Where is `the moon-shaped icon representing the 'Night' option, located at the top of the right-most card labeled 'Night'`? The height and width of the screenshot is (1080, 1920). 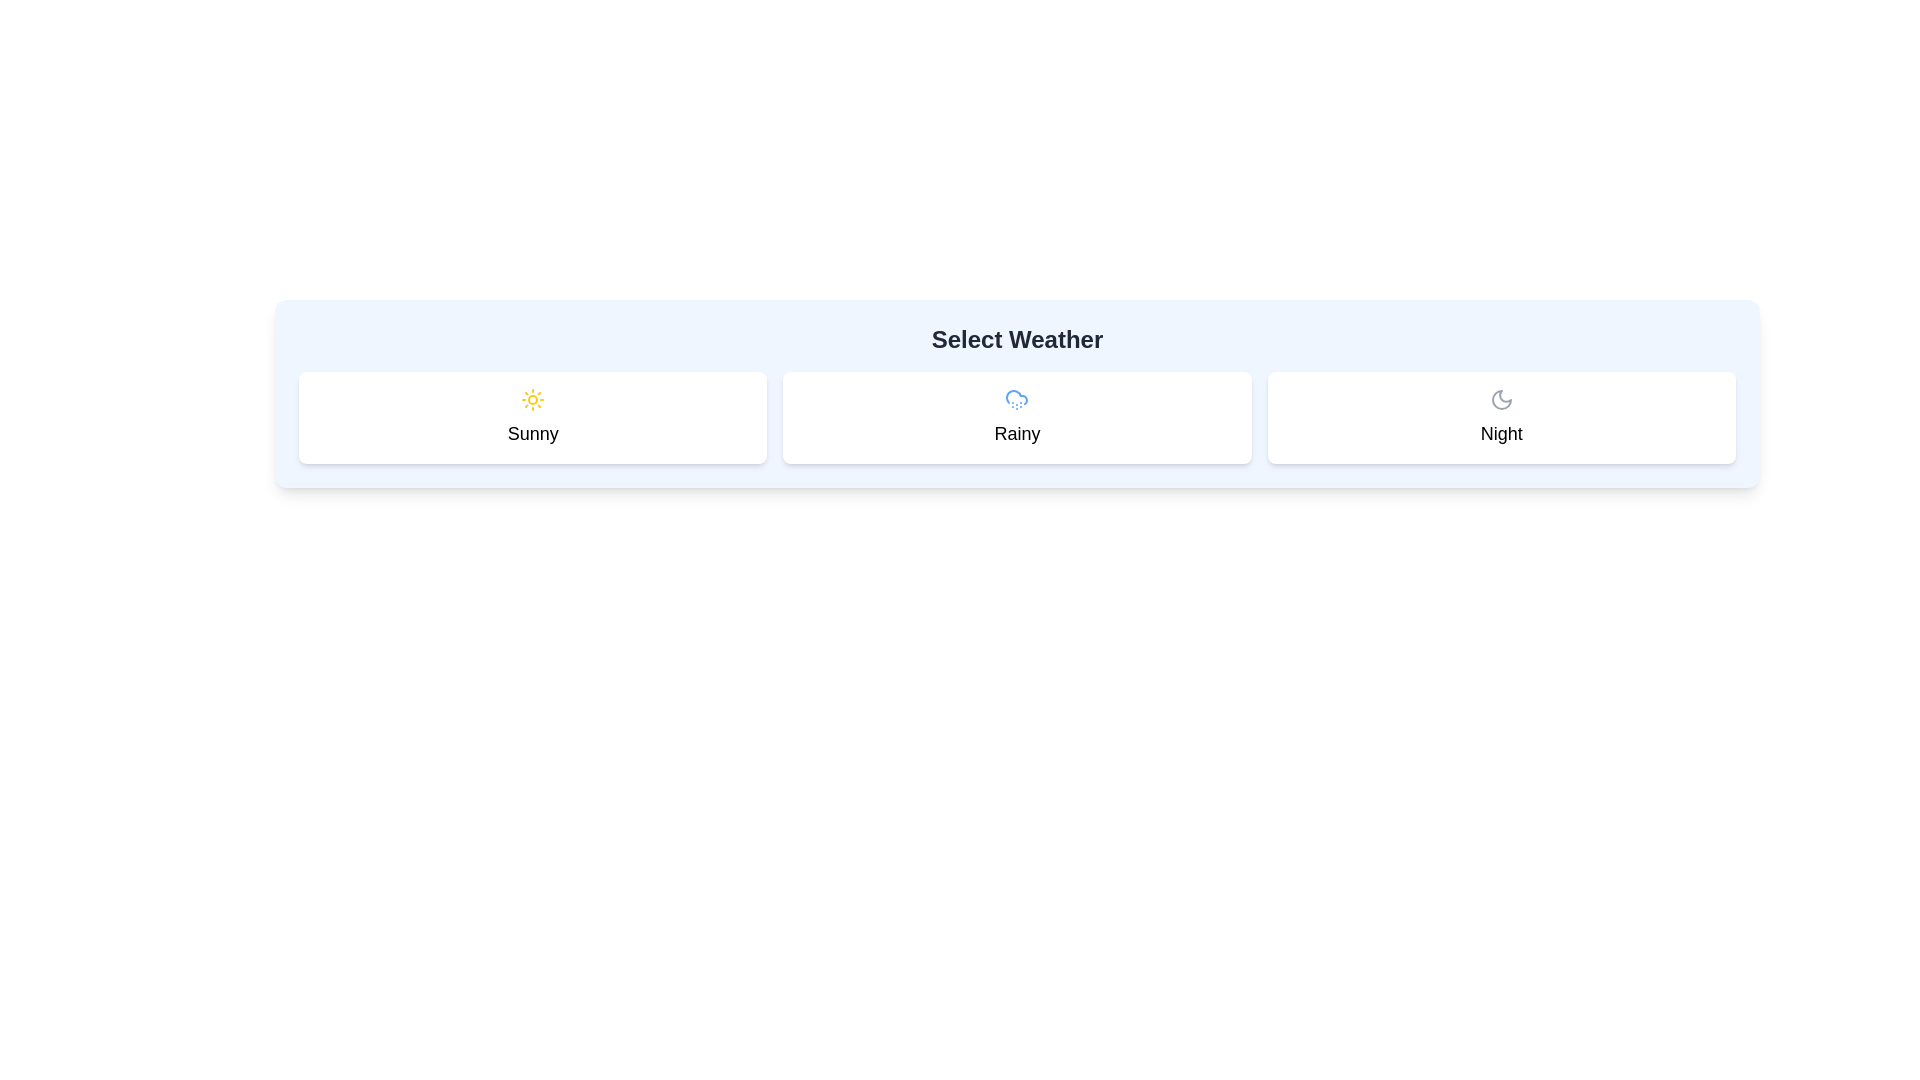 the moon-shaped icon representing the 'Night' option, located at the top of the right-most card labeled 'Night' is located at coordinates (1501, 400).